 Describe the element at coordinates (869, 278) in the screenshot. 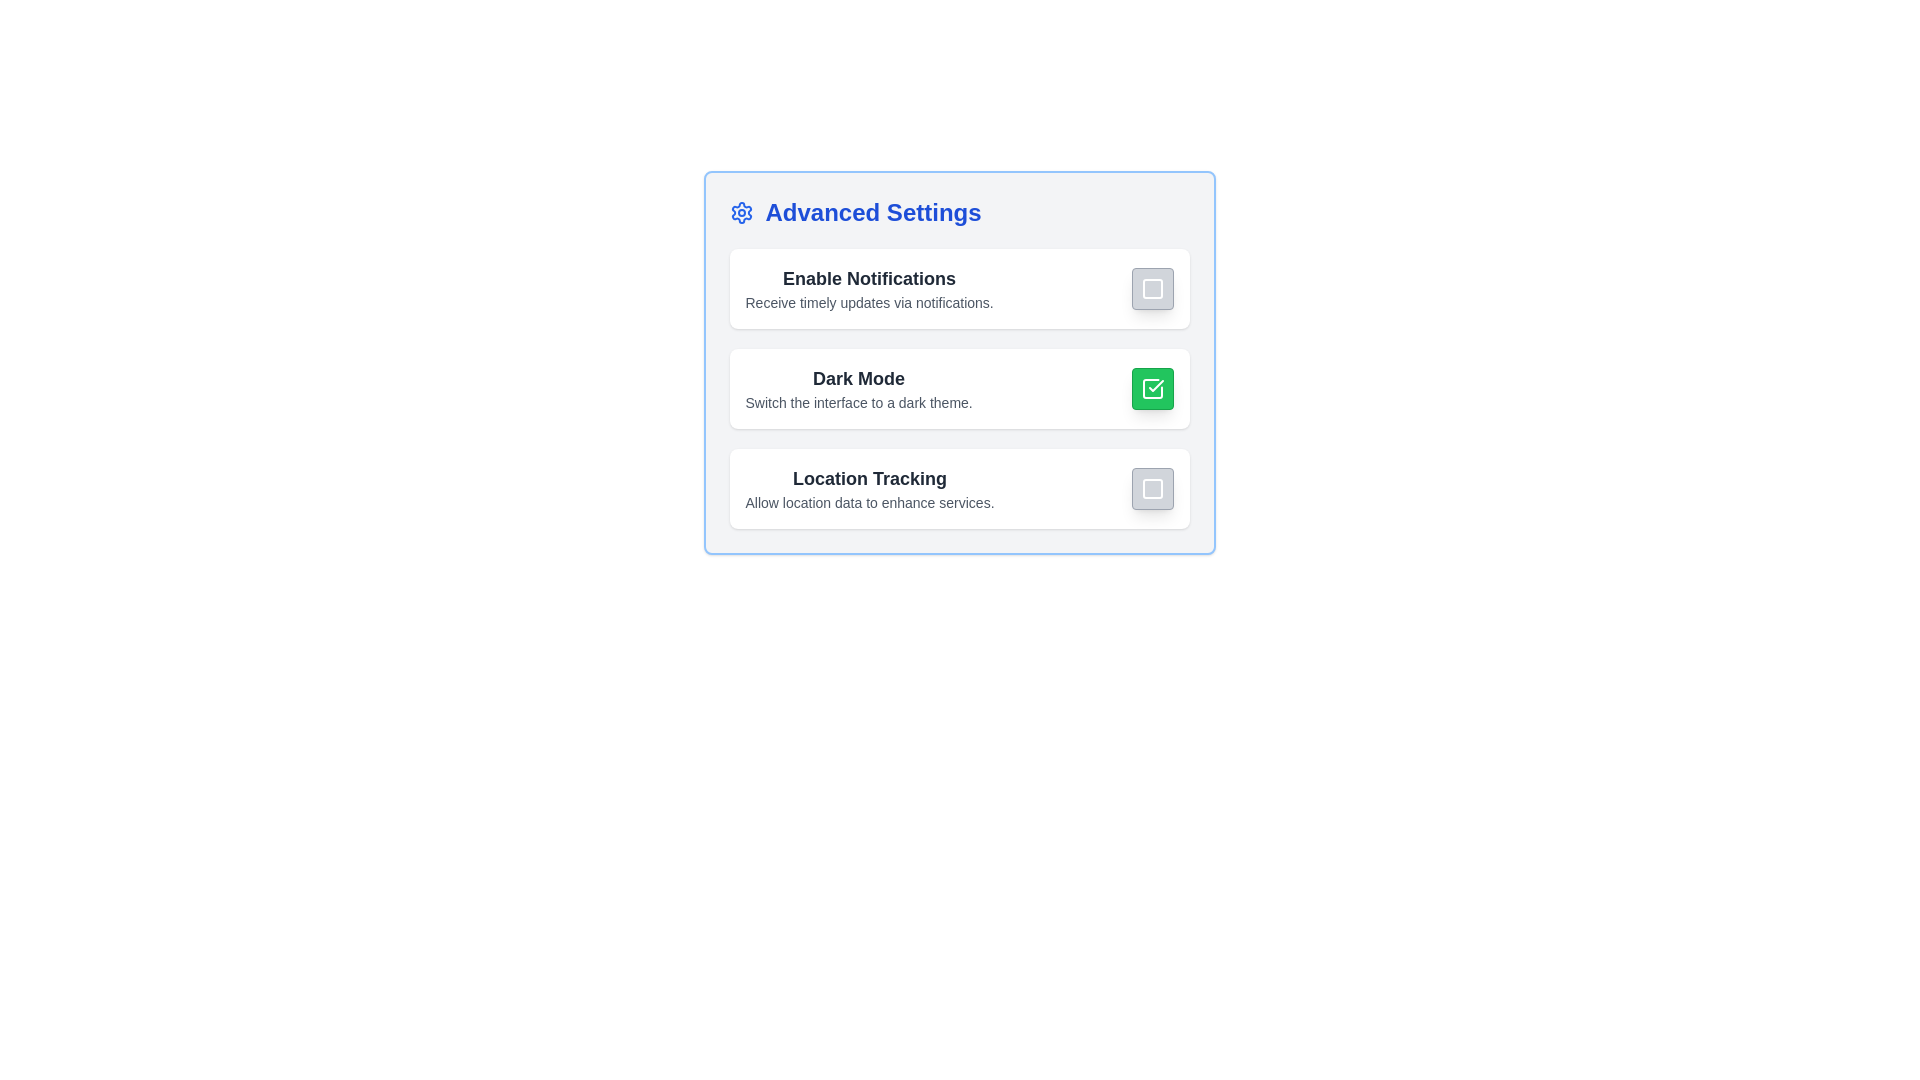

I see `the text label displaying 'Enable Notifications' in bold, located at the top of the 'Advanced Settings' section` at that location.